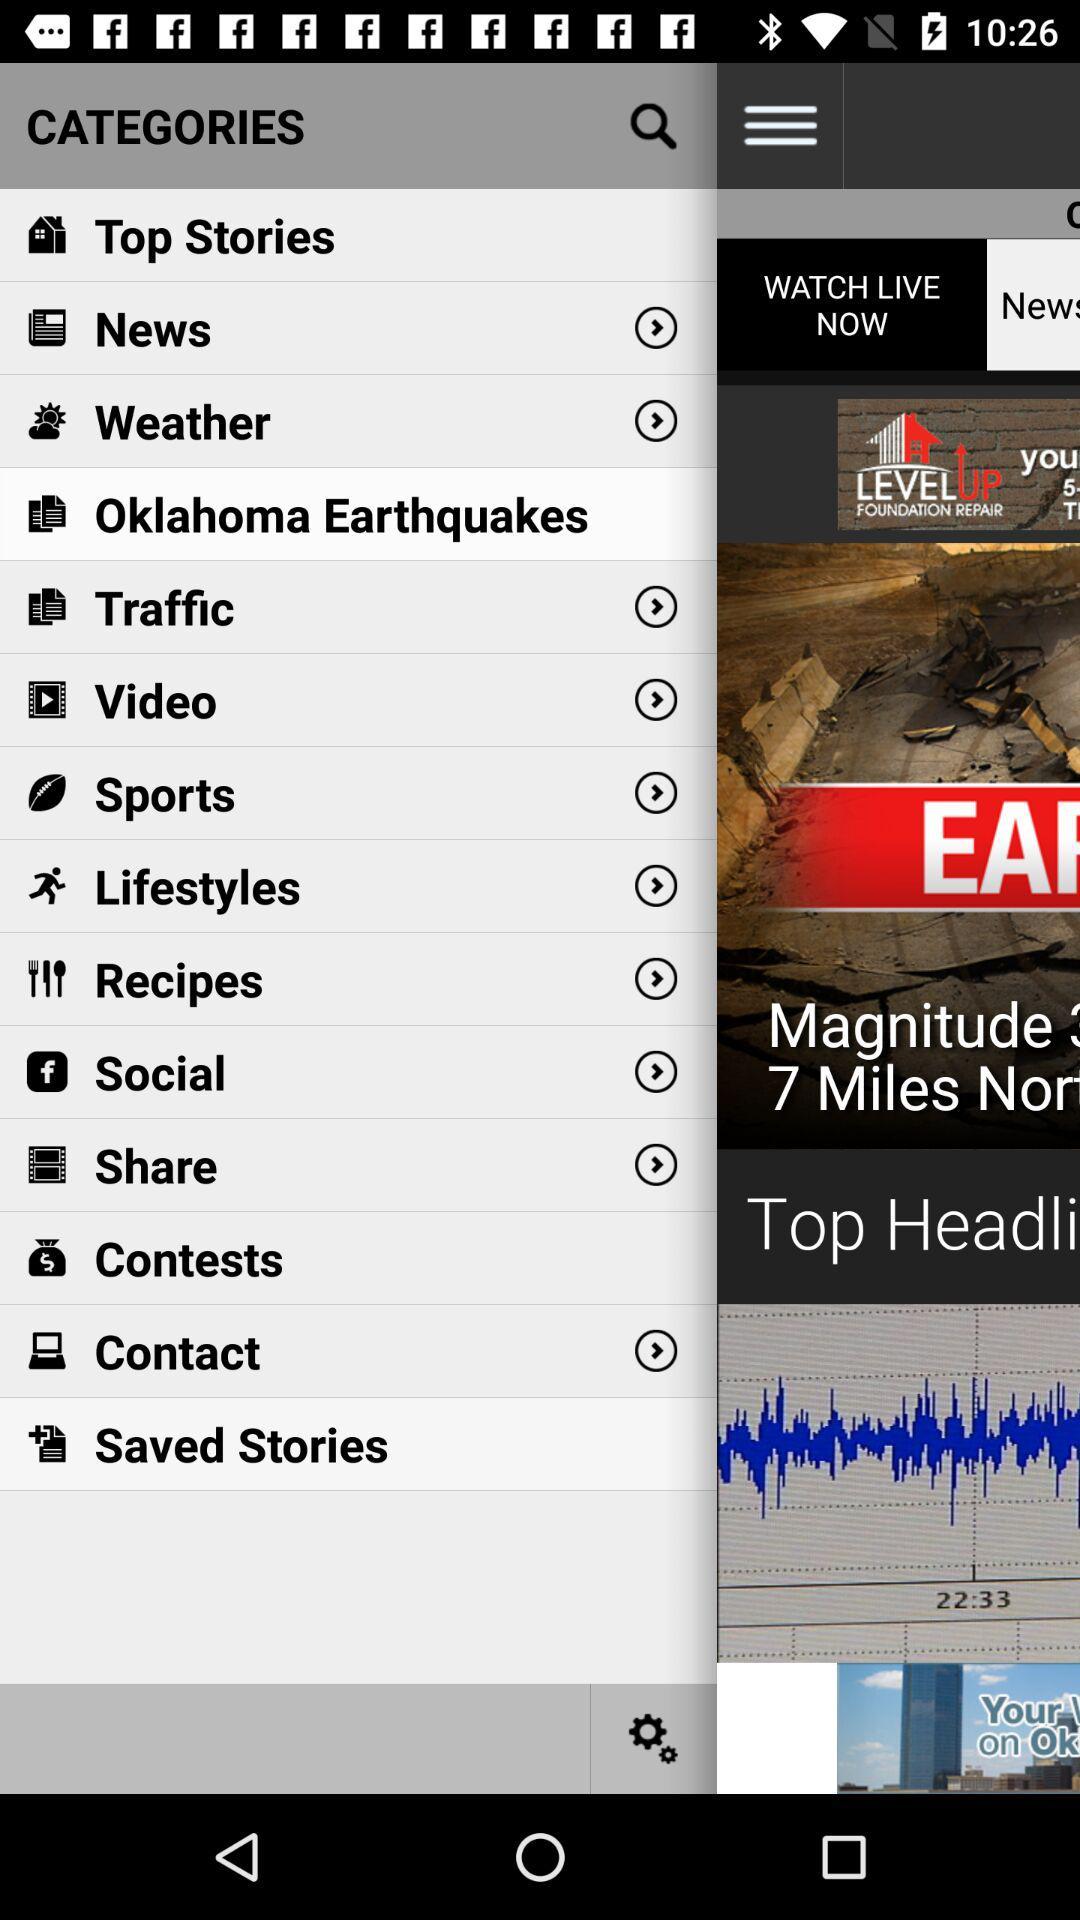 The image size is (1080, 1920). What do you see at coordinates (654, 124) in the screenshot?
I see `google page` at bounding box center [654, 124].